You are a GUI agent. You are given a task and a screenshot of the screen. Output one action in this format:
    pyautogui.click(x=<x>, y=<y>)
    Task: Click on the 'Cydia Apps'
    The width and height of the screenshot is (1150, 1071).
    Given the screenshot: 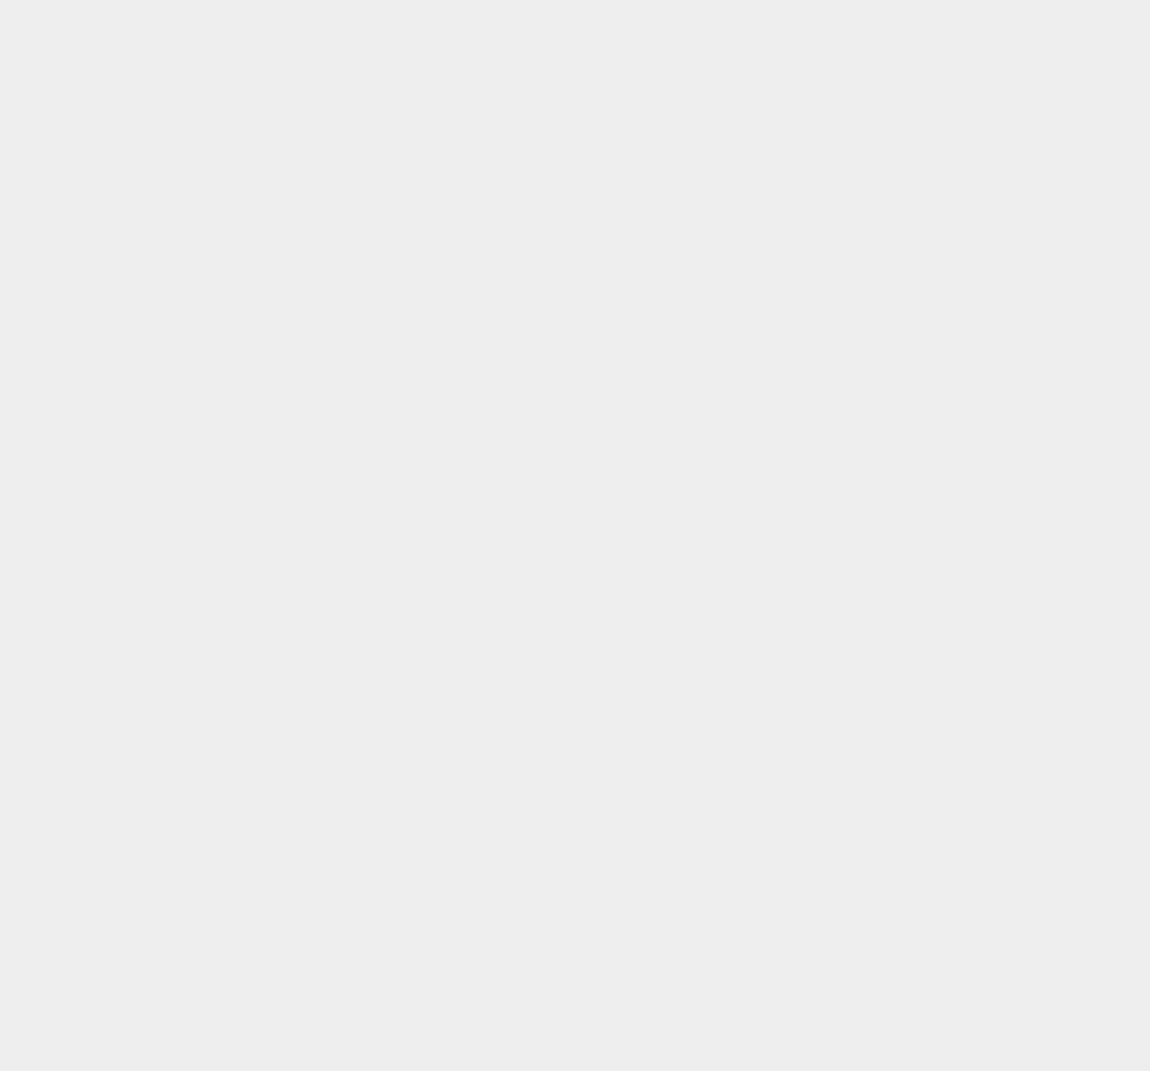 What is the action you would take?
    pyautogui.click(x=847, y=42)
    